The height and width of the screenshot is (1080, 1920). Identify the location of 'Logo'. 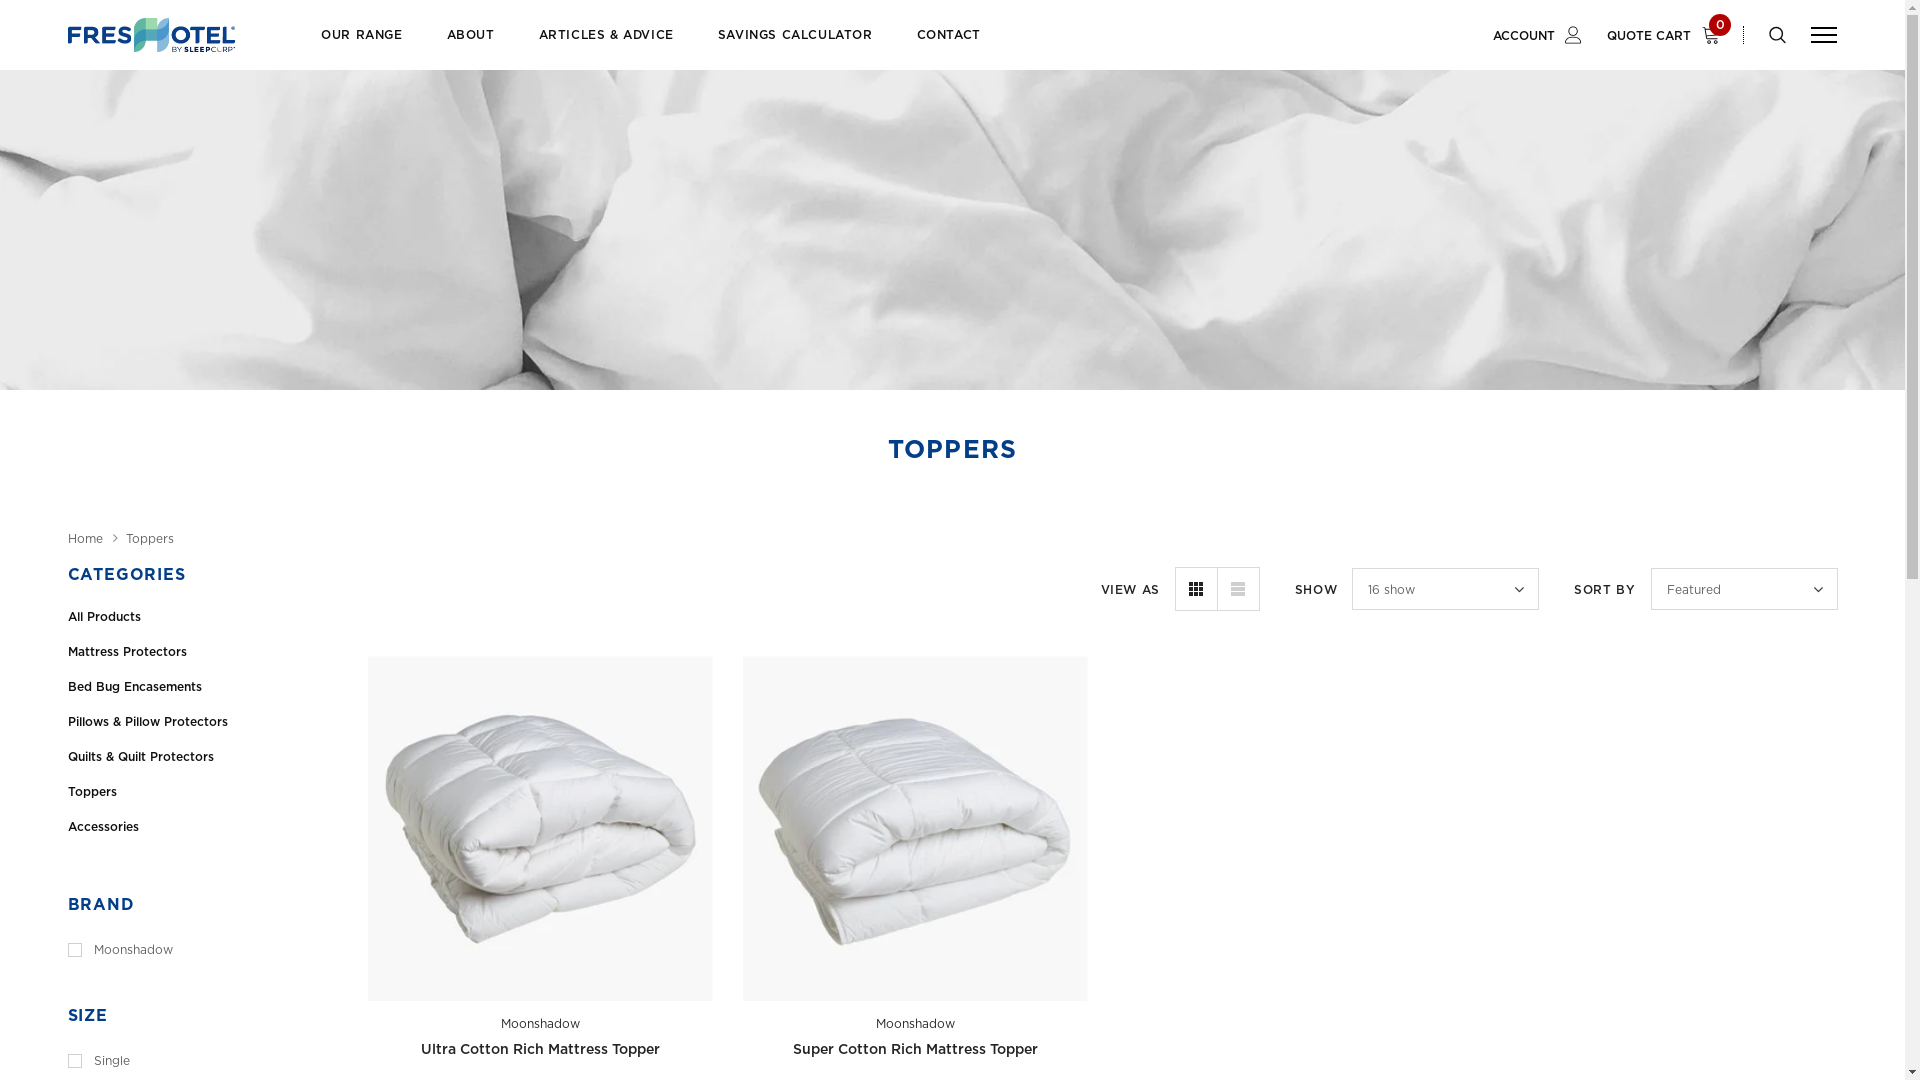
(150, 35).